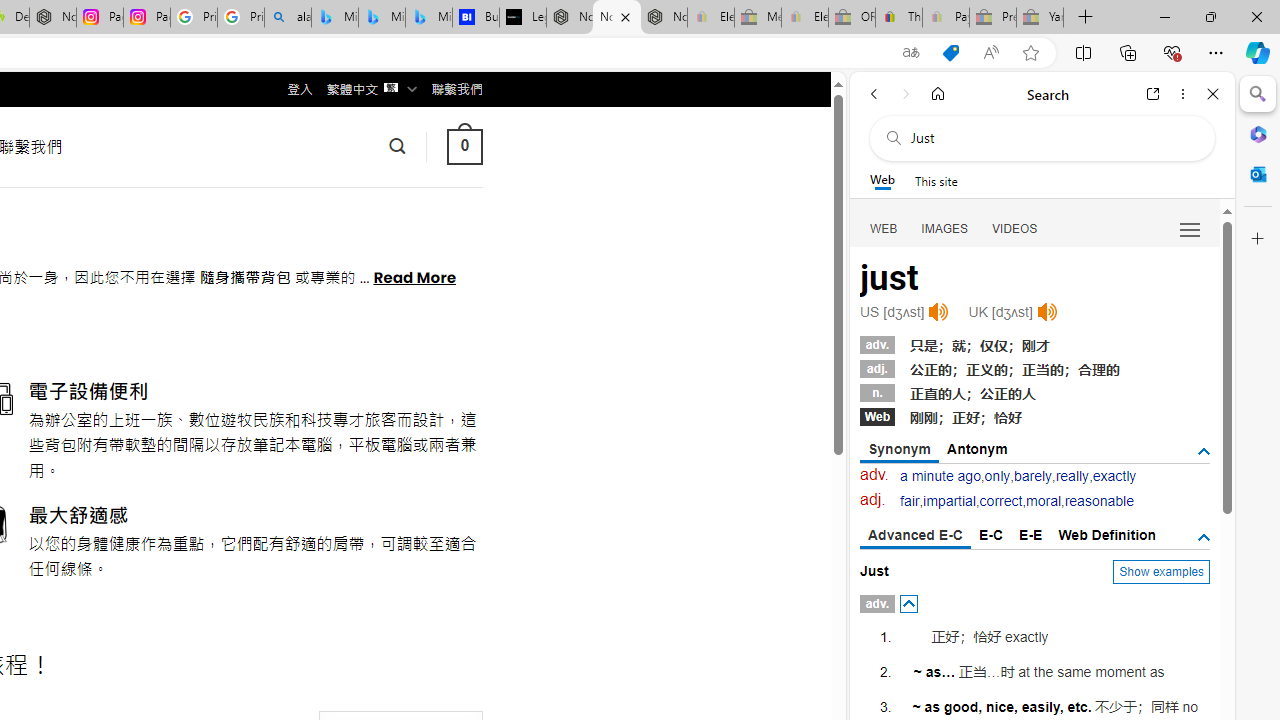  I want to click on 'Show translate options', so click(909, 52).